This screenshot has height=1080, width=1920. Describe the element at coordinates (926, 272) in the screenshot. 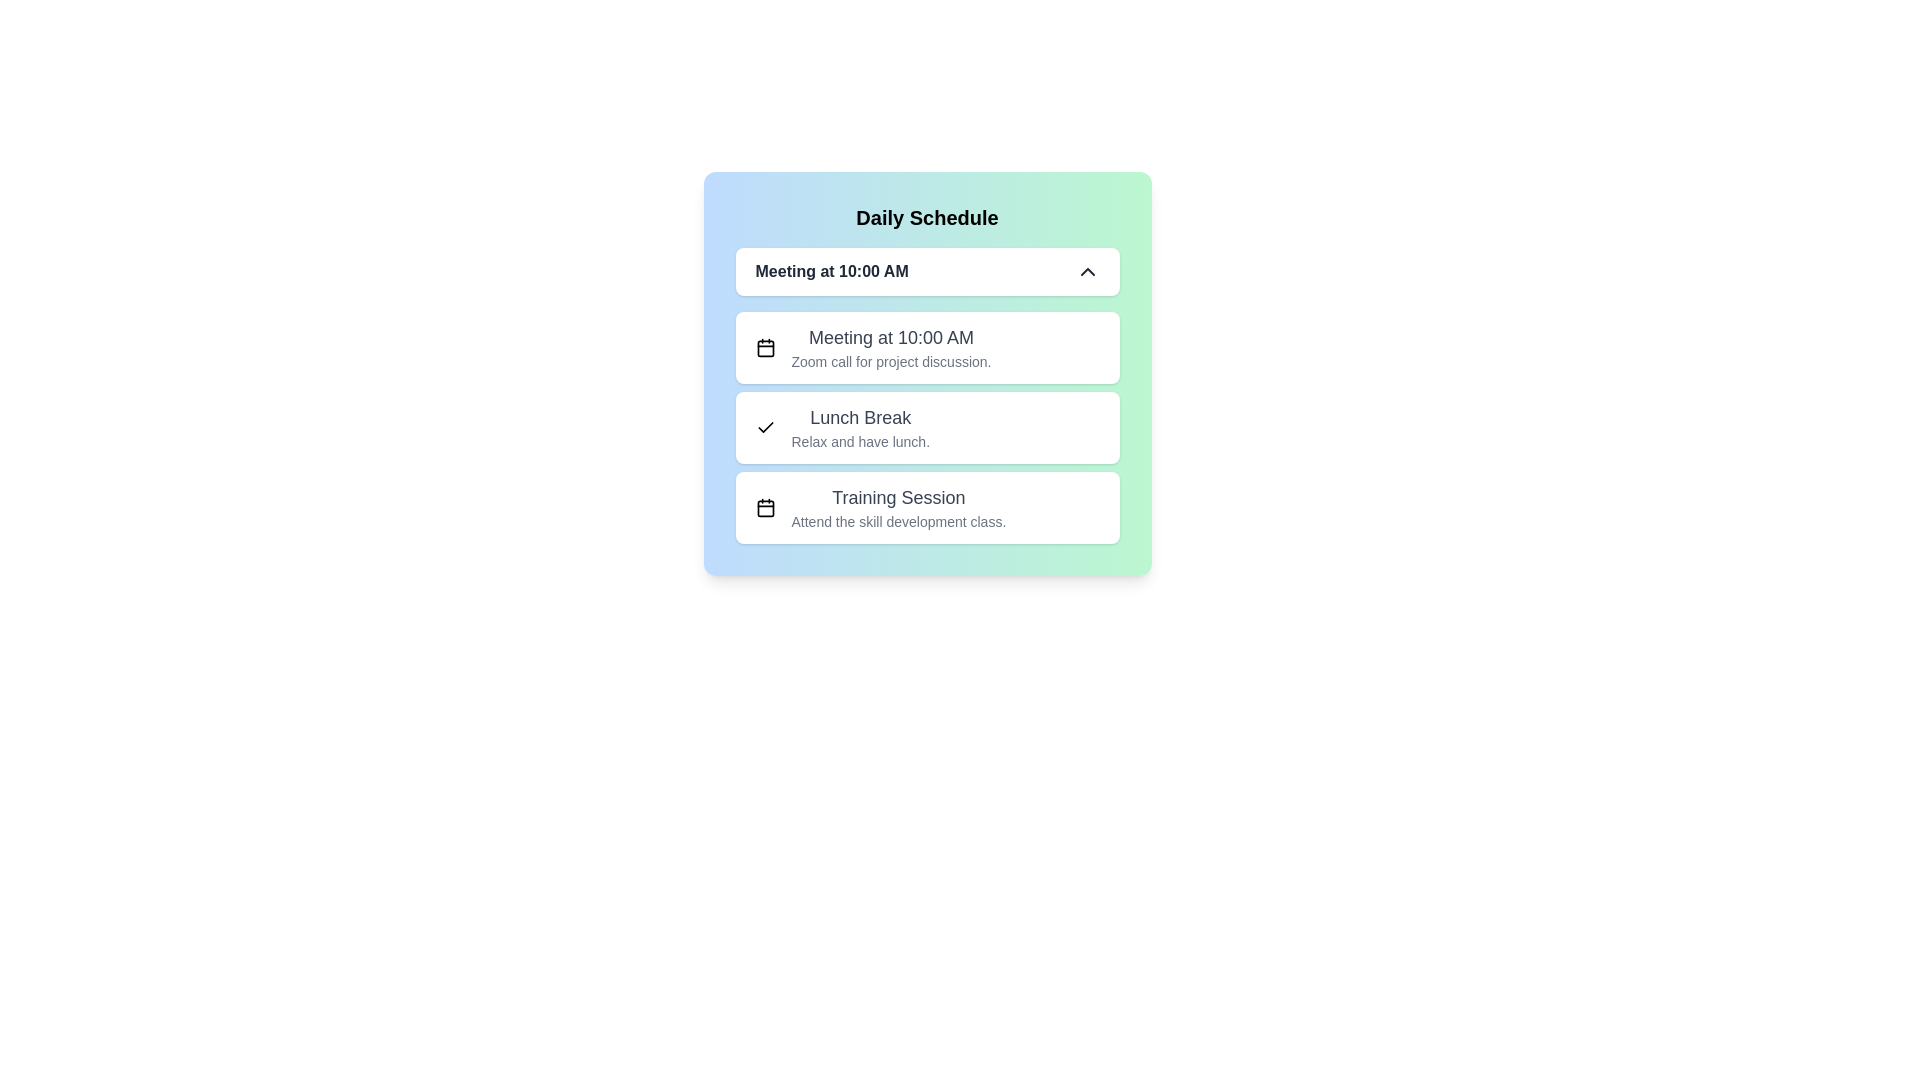

I see `the dropdown toggle button to show or hide the event list` at that location.